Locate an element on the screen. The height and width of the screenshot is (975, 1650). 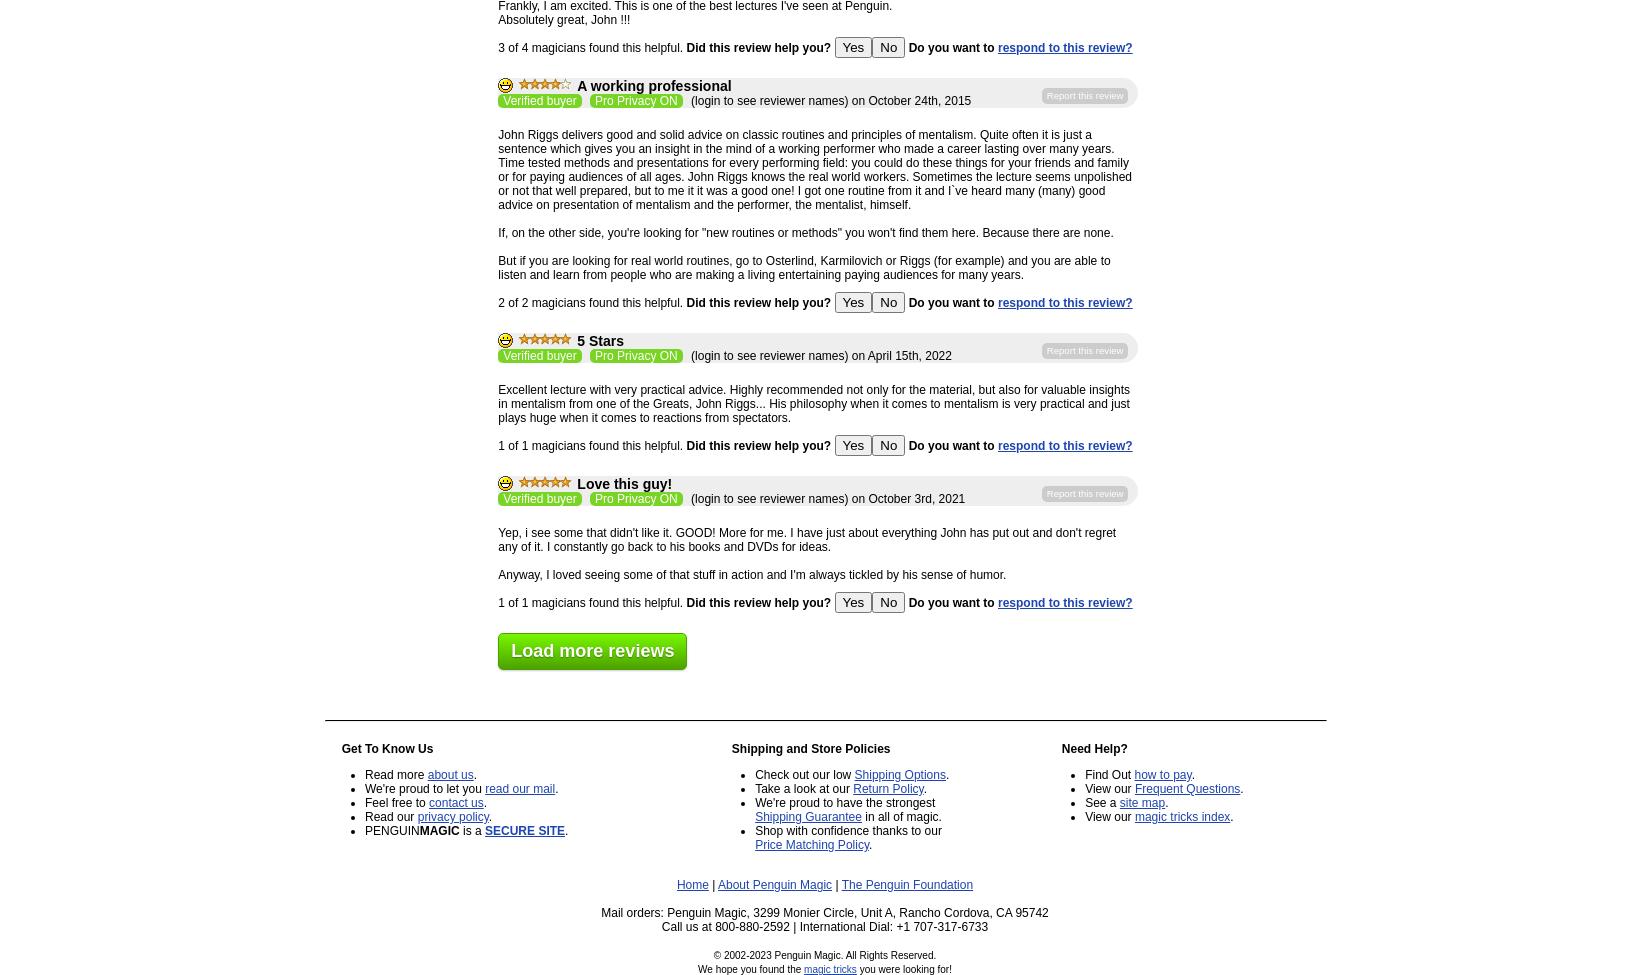
'But if you are looking for real world routines, go to Osterlind, Karmilovich or
Riggs (for example) and you are able to listen and learn from people who are making a living
entertaining paying audiences for many years.' is located at coordinates (803, 268).